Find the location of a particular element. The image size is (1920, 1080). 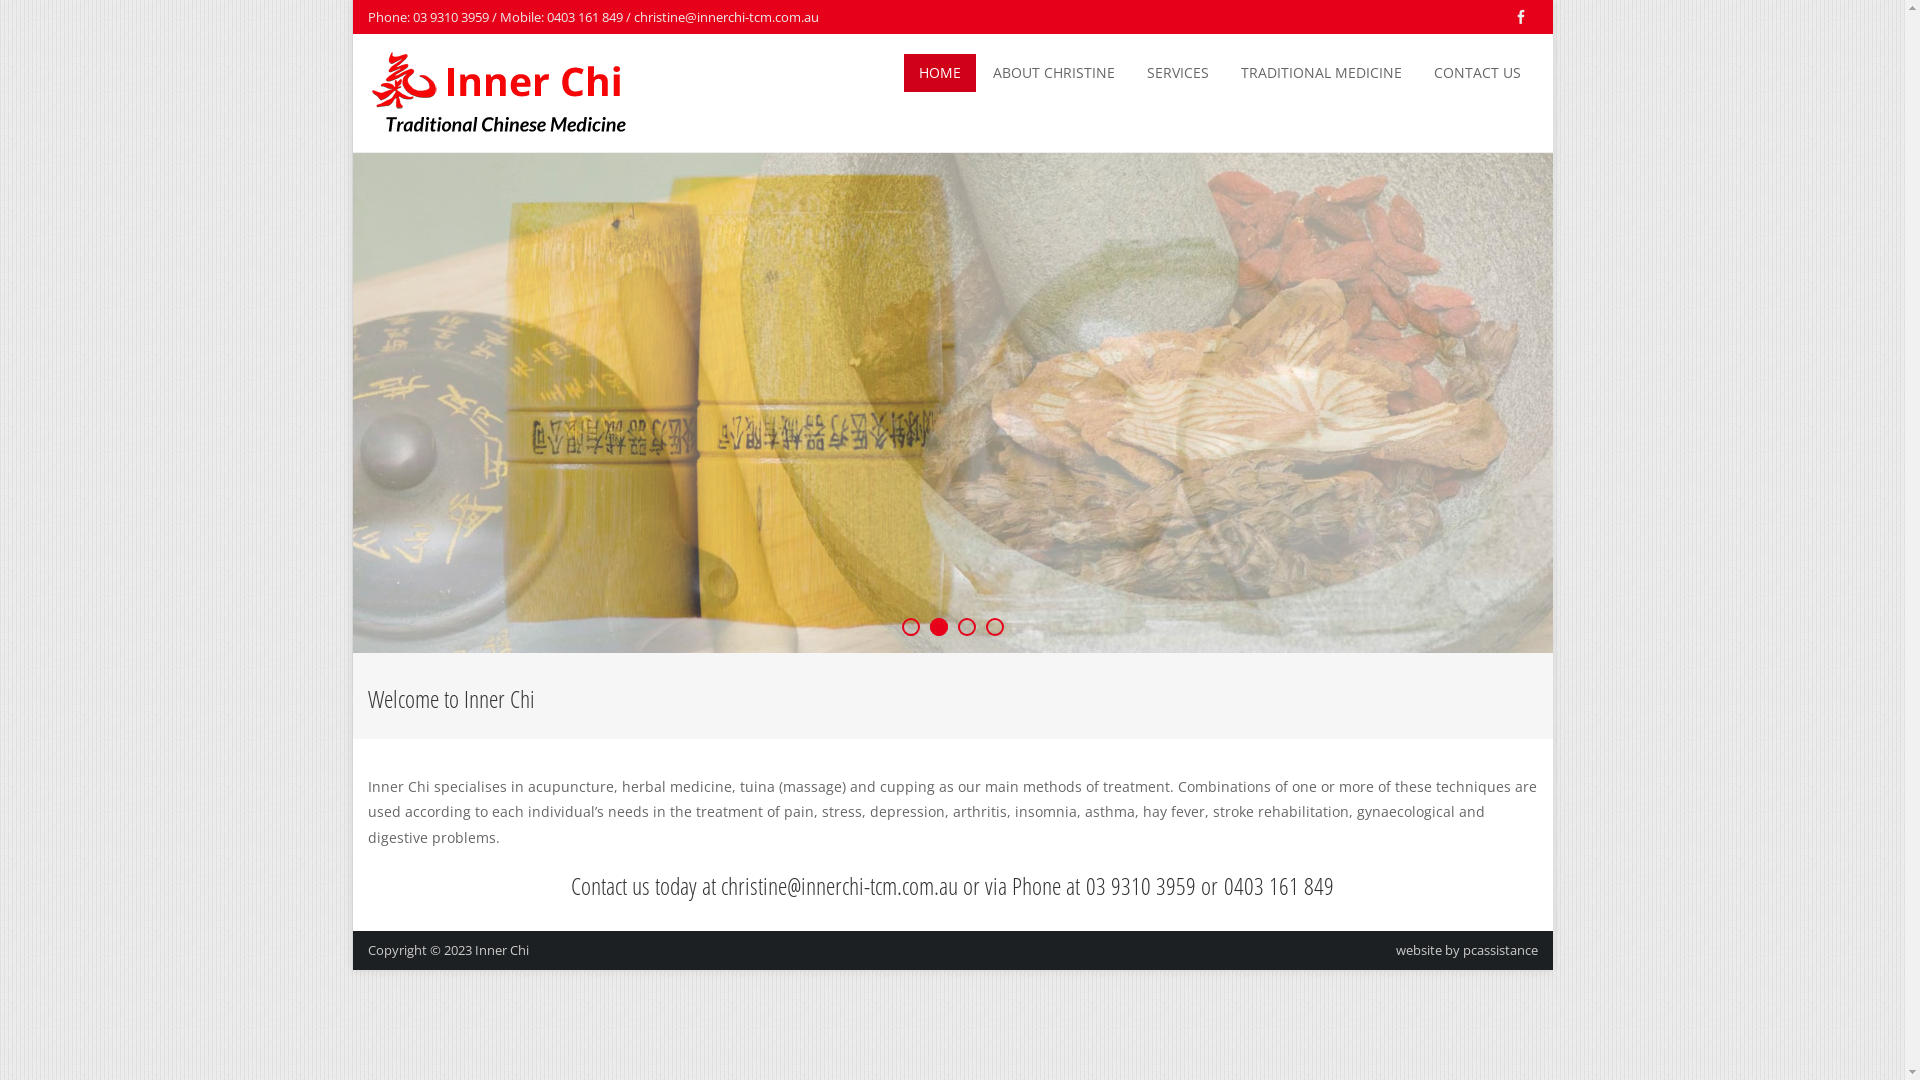

'3' is located at coordinates (966, 626).